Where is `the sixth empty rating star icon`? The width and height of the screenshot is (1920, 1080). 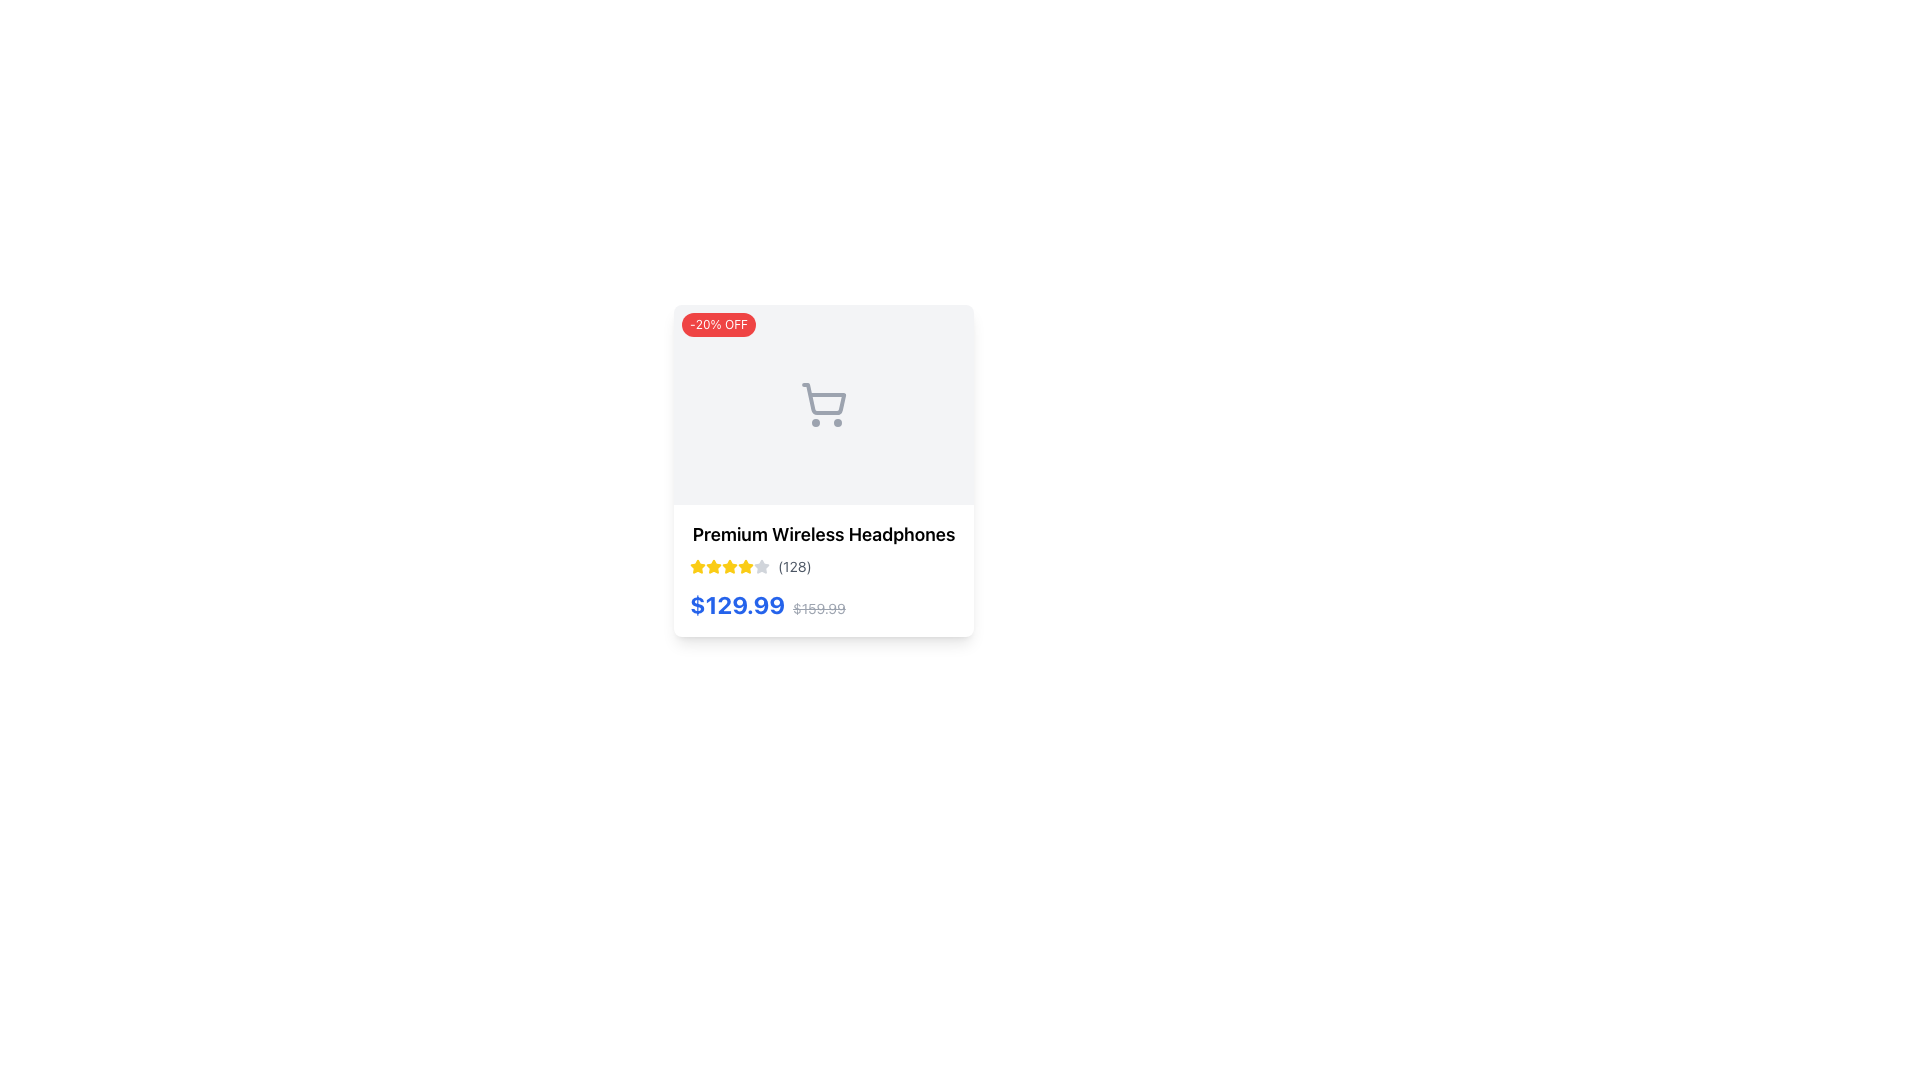
the sixth empty rating star icon is located at coordinates (761, 567).